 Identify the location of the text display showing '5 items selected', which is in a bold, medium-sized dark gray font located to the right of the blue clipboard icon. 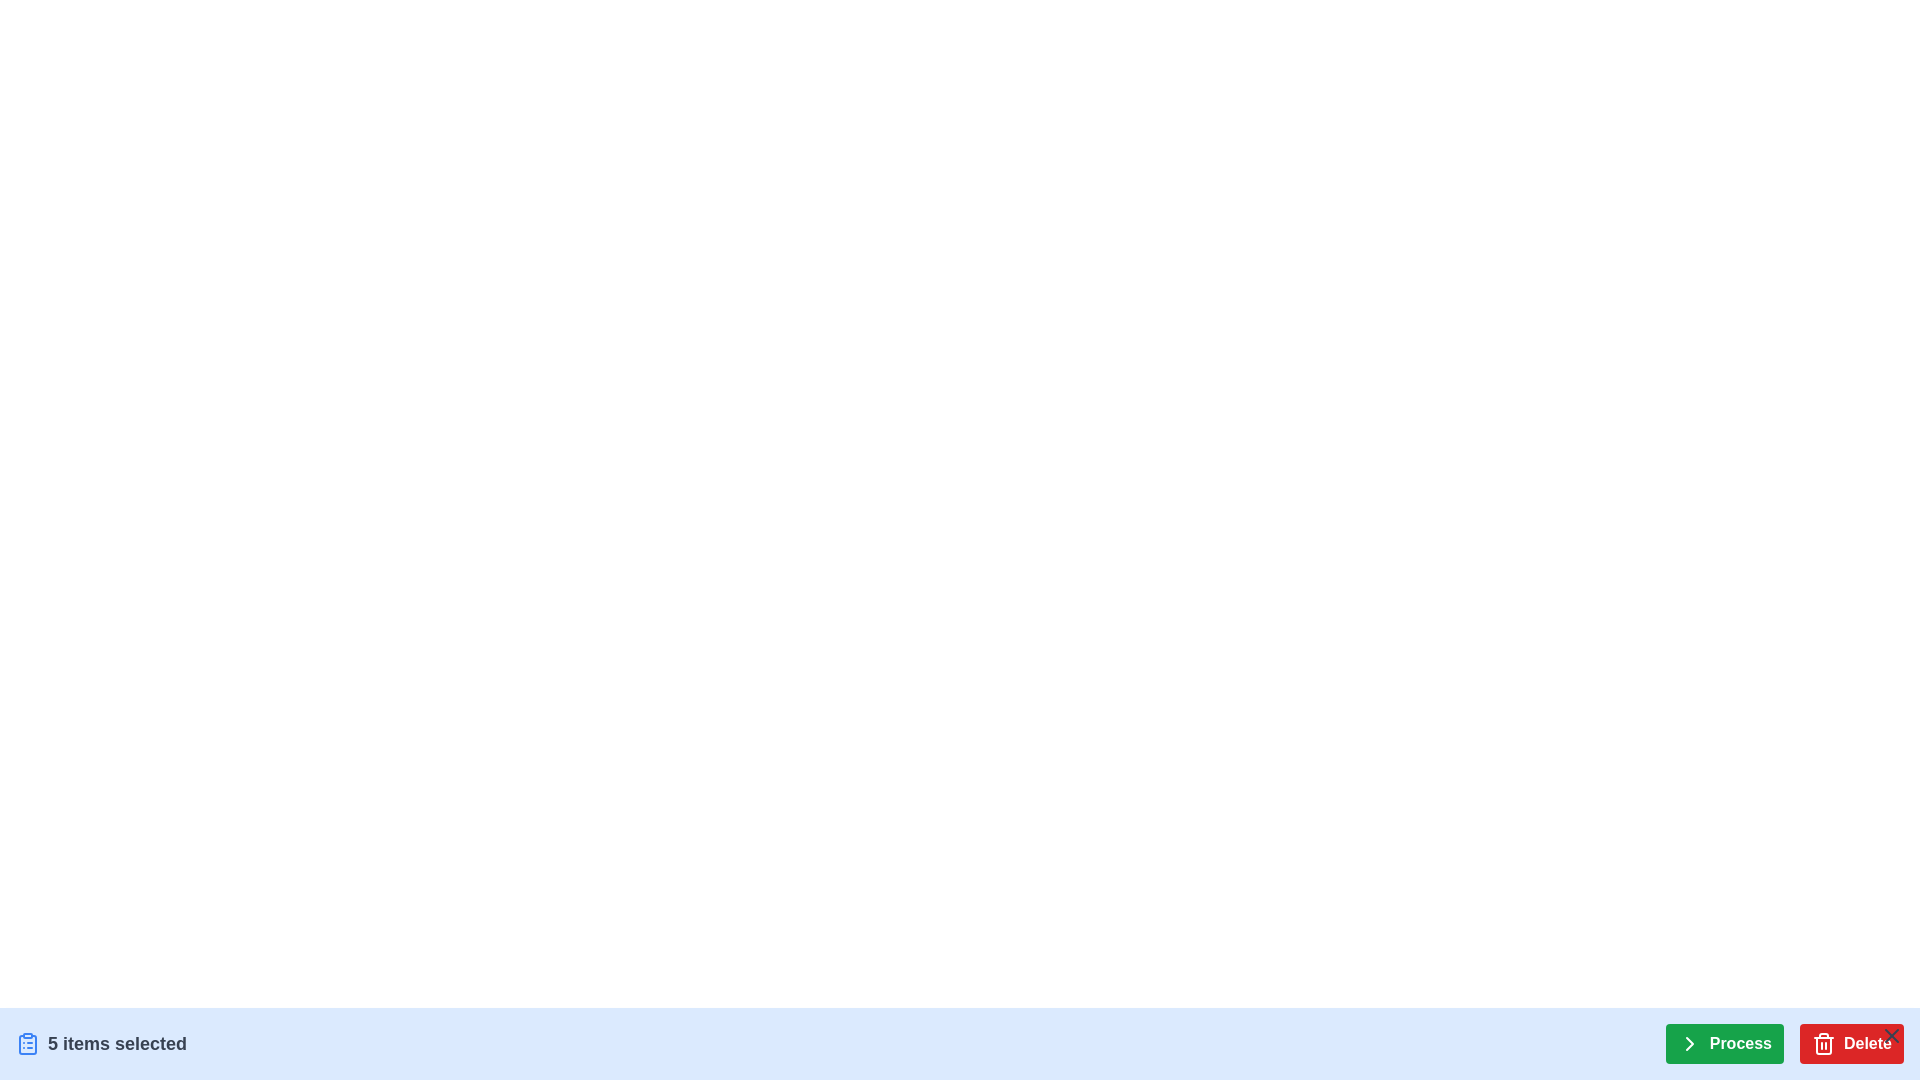
(116, 1043).